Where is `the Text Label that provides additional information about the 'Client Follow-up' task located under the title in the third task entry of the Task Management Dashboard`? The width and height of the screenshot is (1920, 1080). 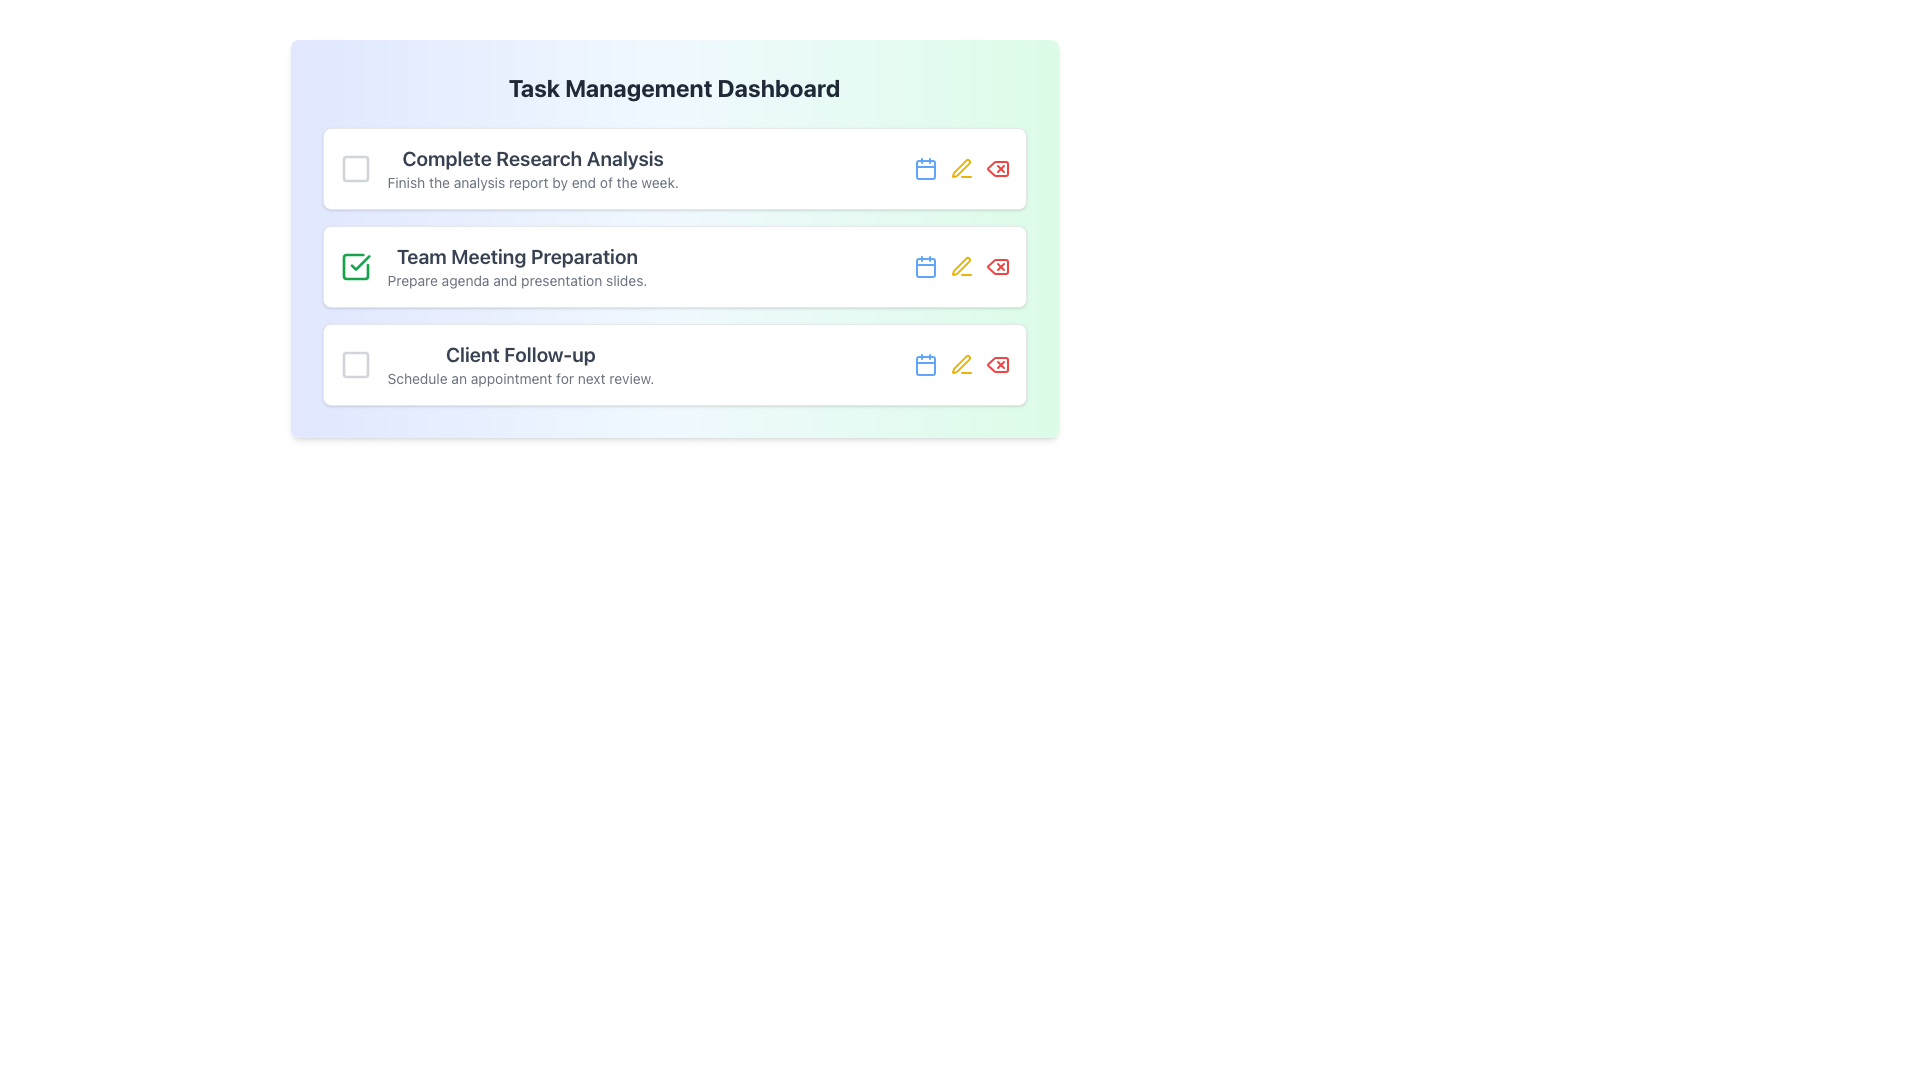 the Text Label that provides additional information about the 'Client Follow-up' task located under the title in the third task entry of the Task Management Dashboard is located at coordinates (520, 378).